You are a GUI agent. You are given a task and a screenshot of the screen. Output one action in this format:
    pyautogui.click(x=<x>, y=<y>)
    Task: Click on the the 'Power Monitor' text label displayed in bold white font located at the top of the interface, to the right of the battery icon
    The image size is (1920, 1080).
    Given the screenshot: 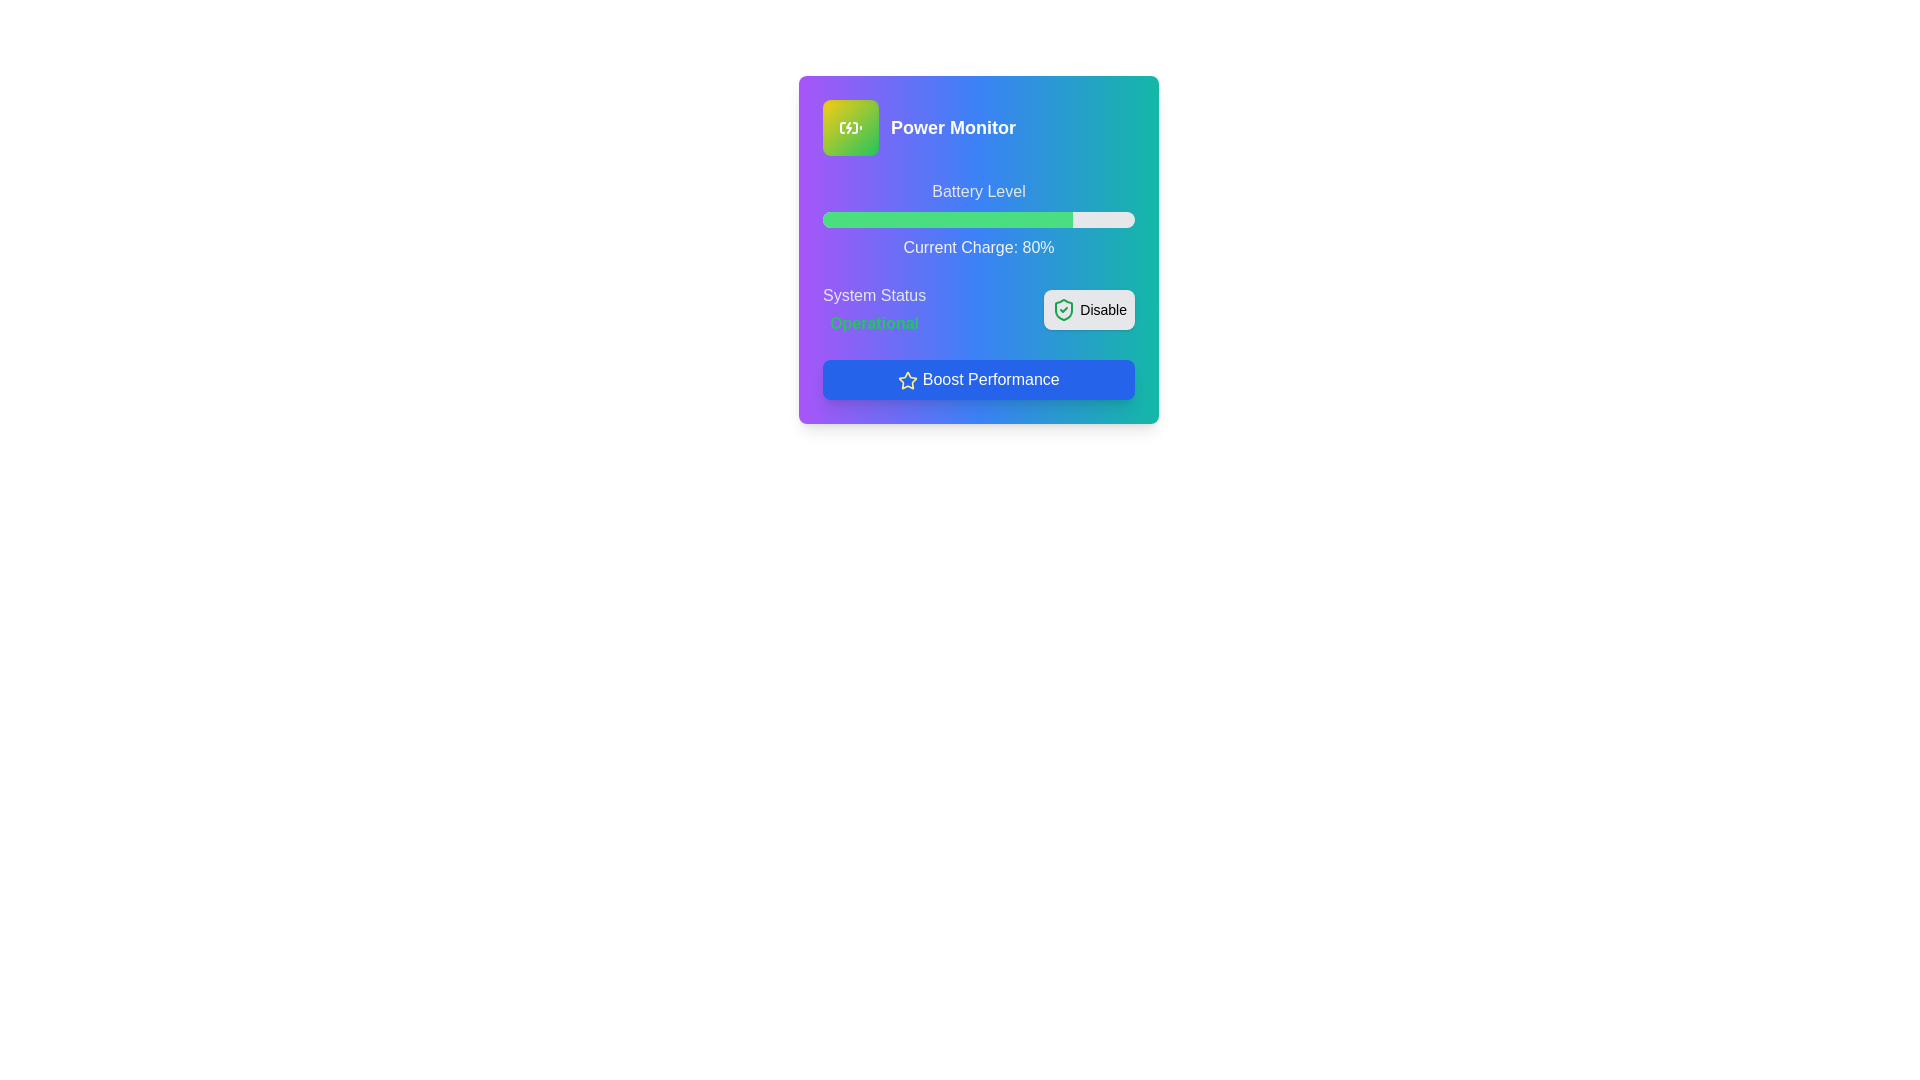 What is the action you would take?
    pyautogui.click(x=952, y=127)
    